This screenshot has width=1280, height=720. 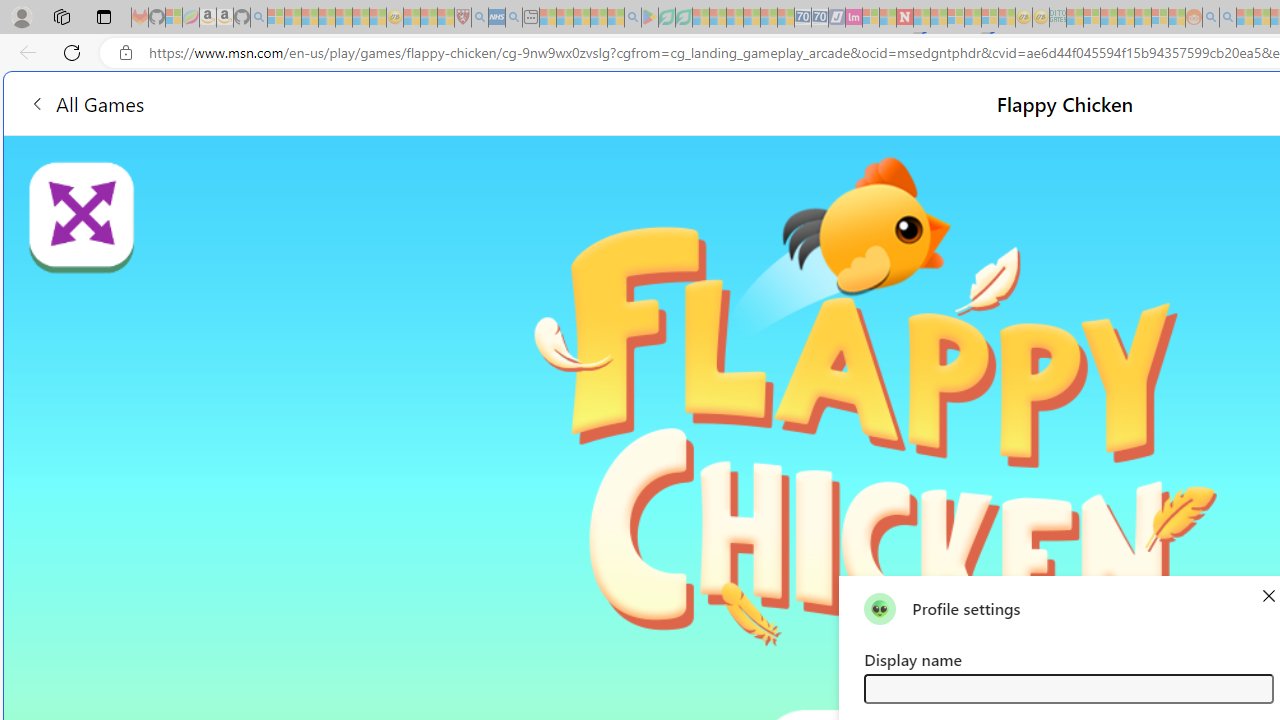 I want to click on 'Recipes - MSN - Sleeping', so click(x=411, y=17).